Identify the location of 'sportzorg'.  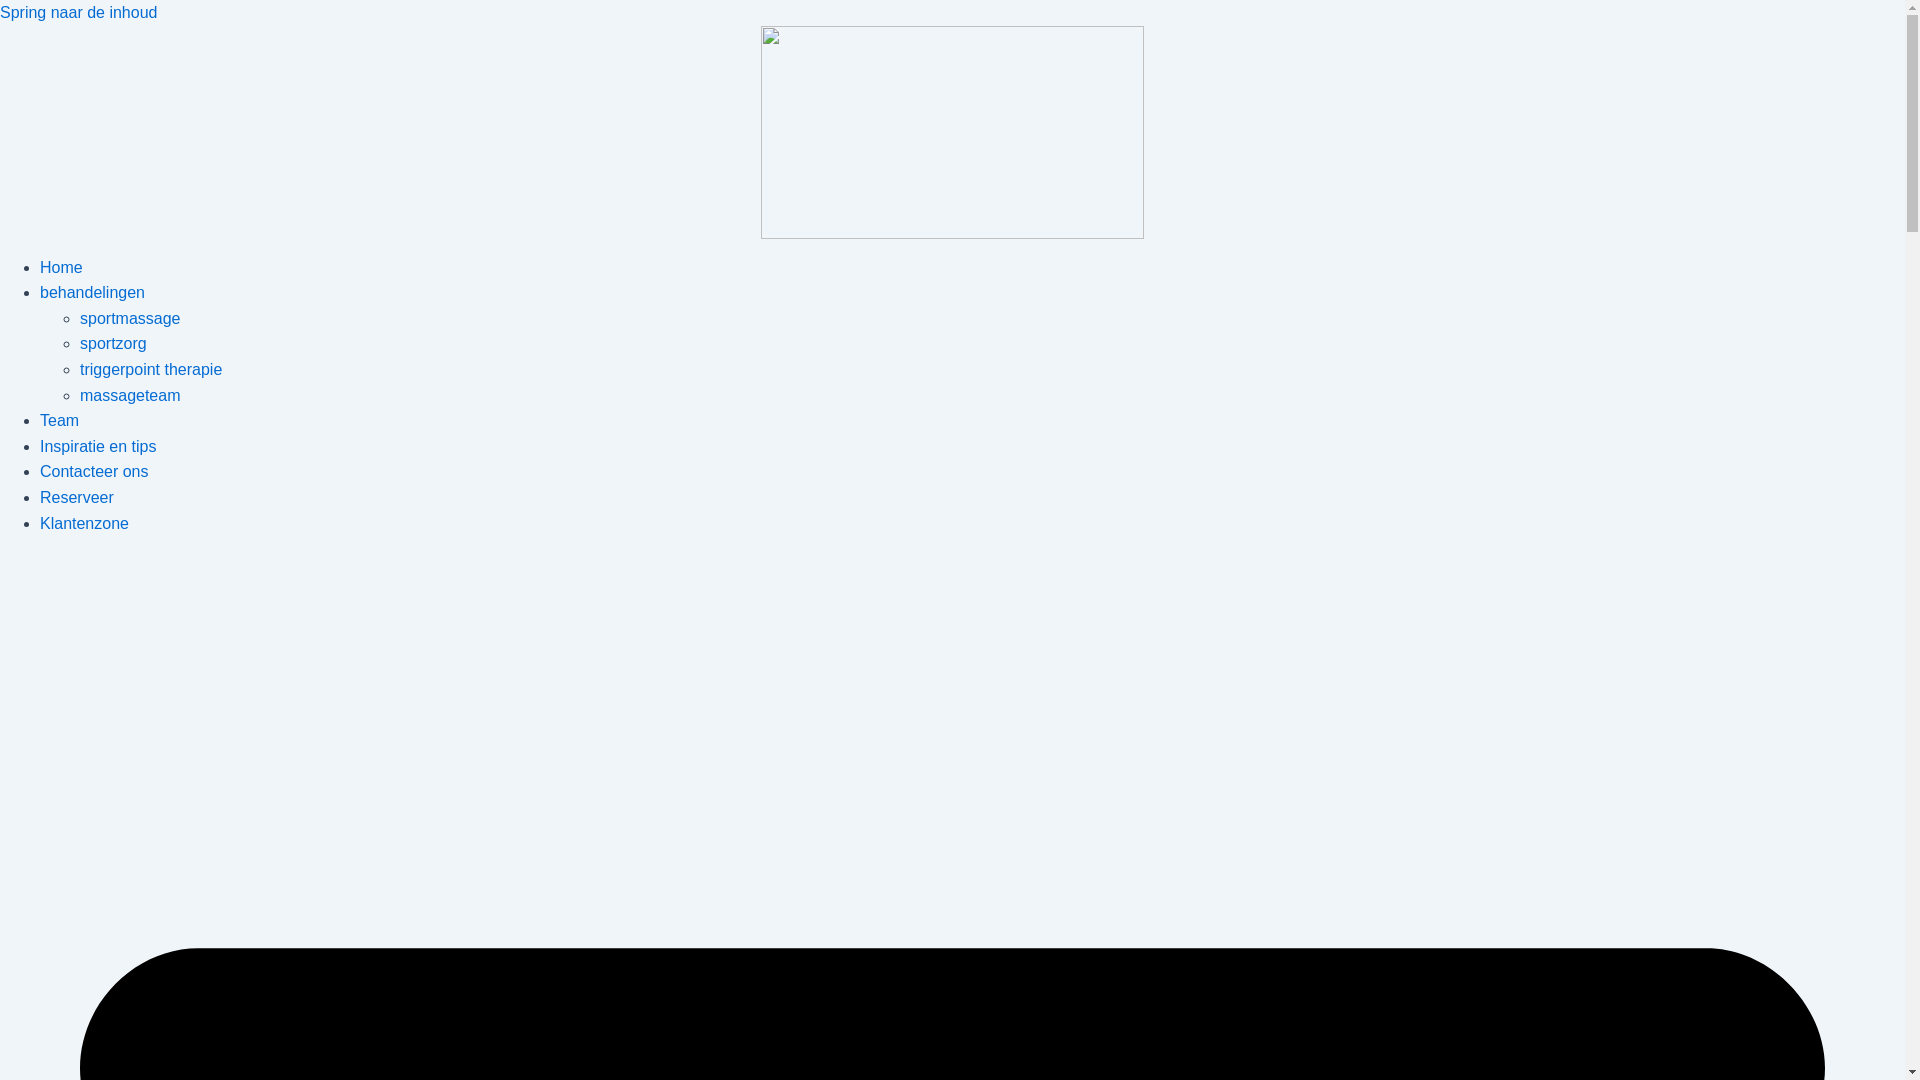
(112, 342).